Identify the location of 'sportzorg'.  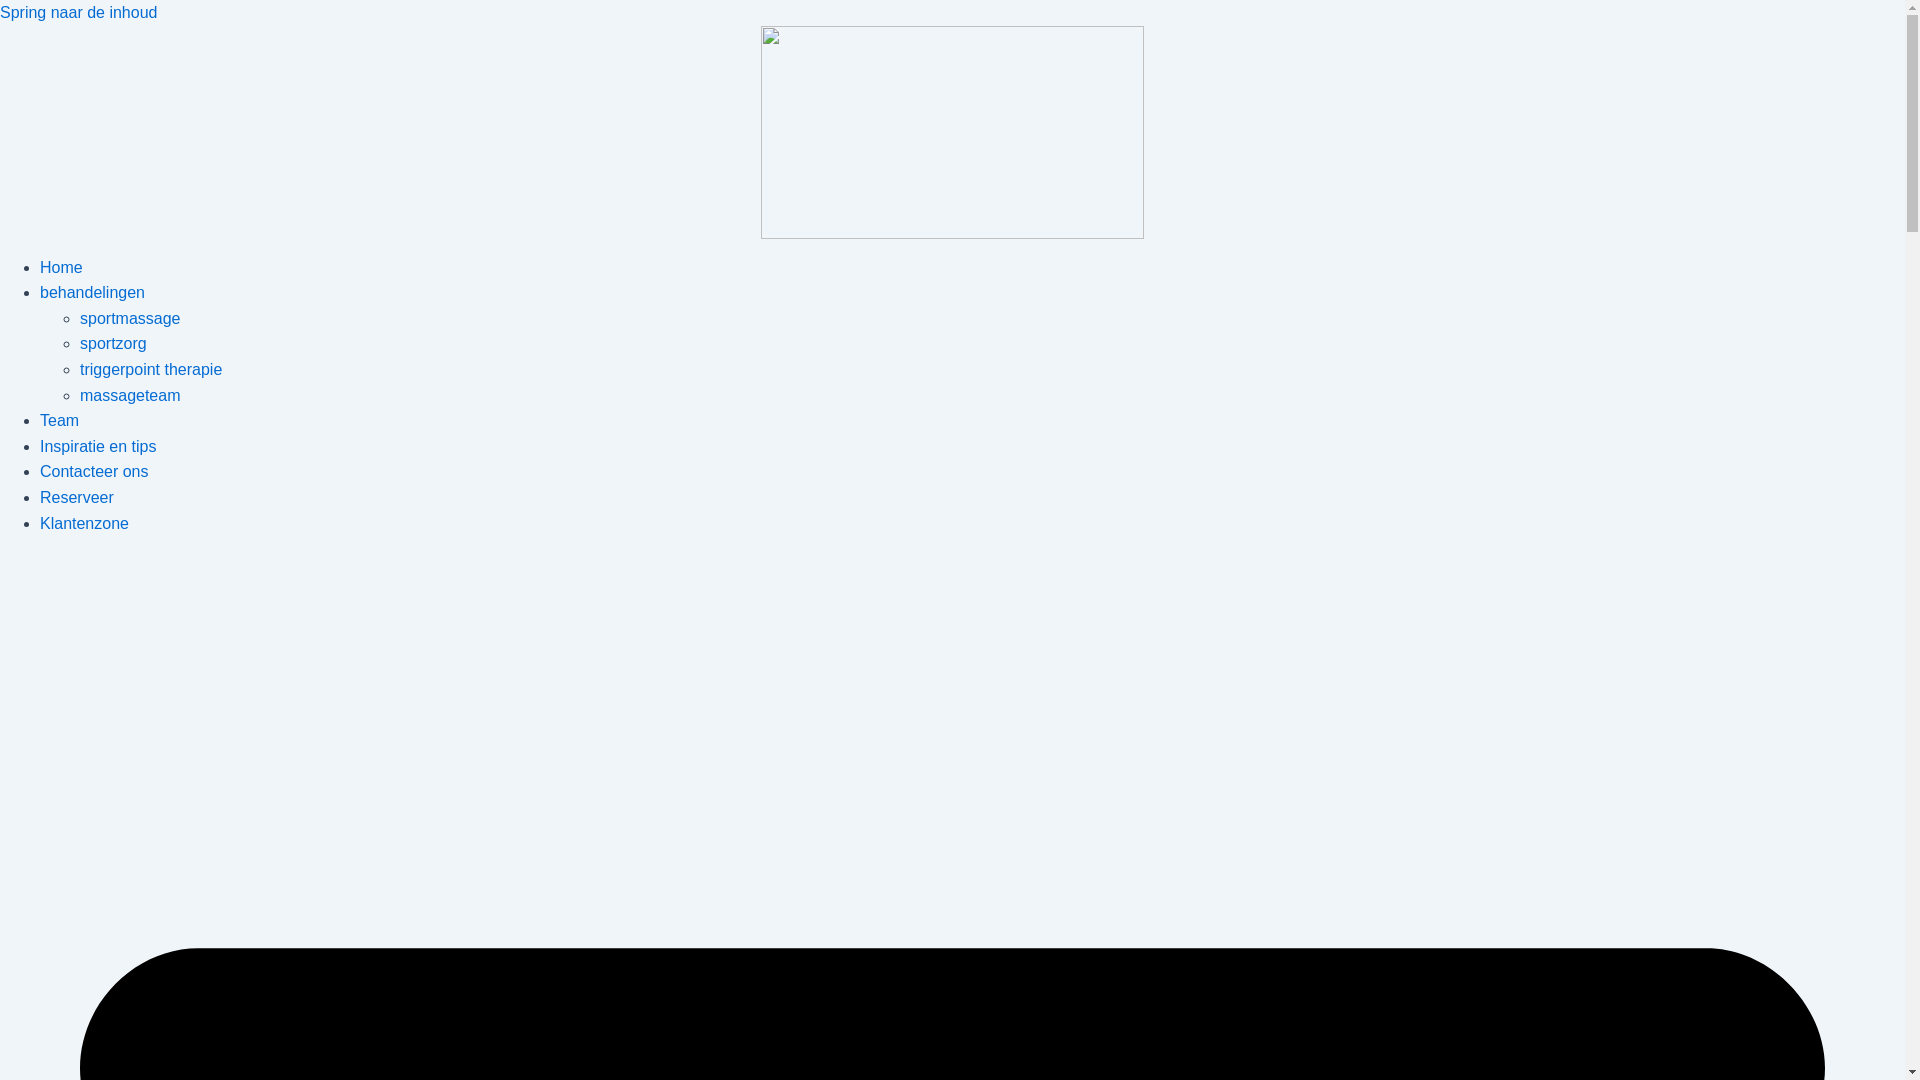
(112, 342).